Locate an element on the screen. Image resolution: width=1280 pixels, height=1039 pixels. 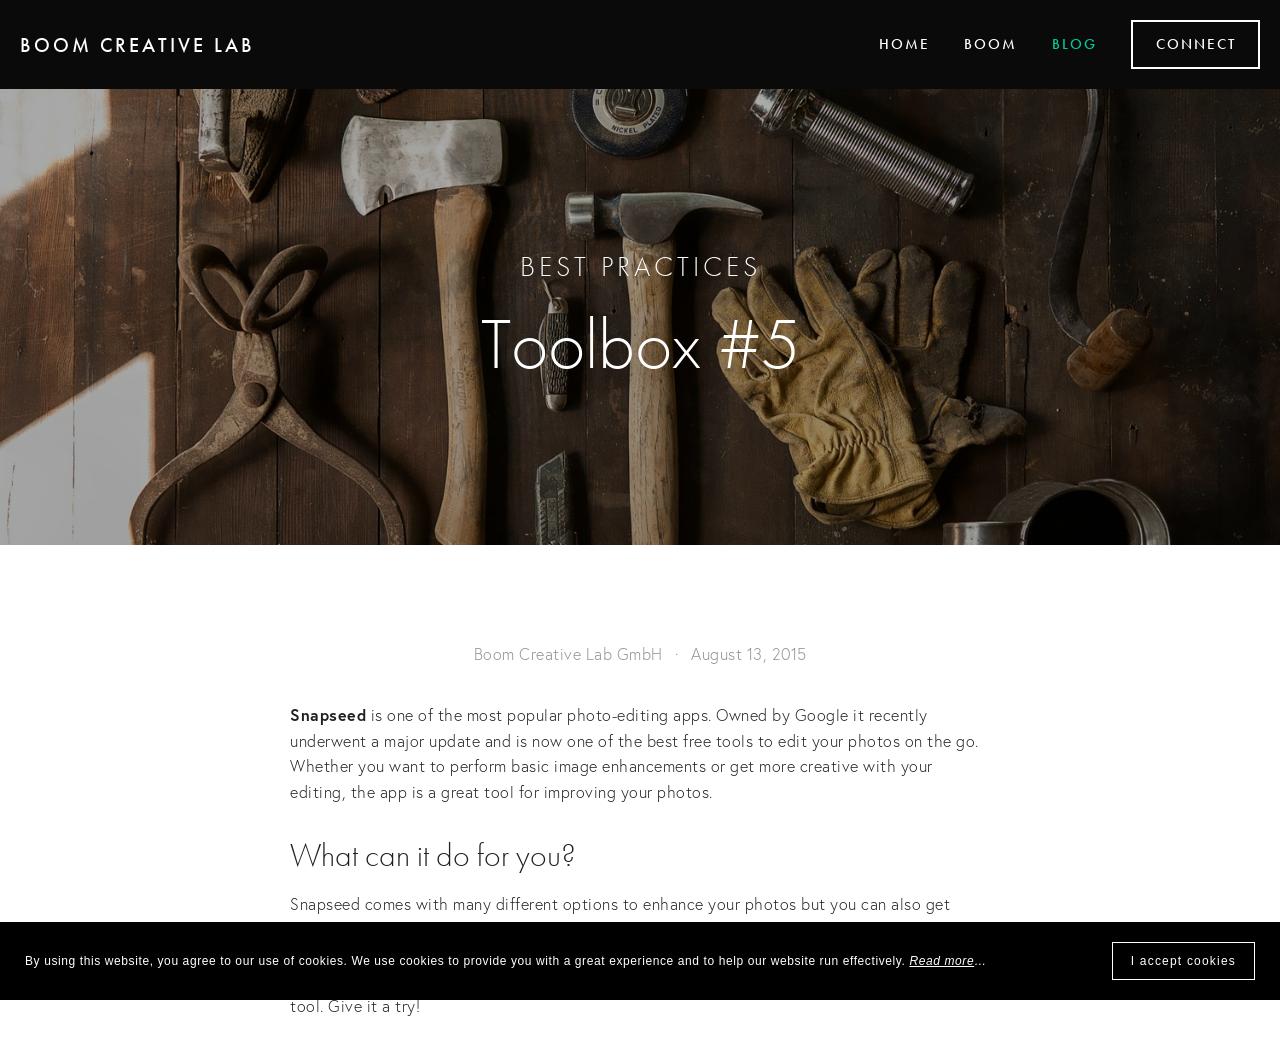
'Snapseed' is located at coordinates (327, 713).